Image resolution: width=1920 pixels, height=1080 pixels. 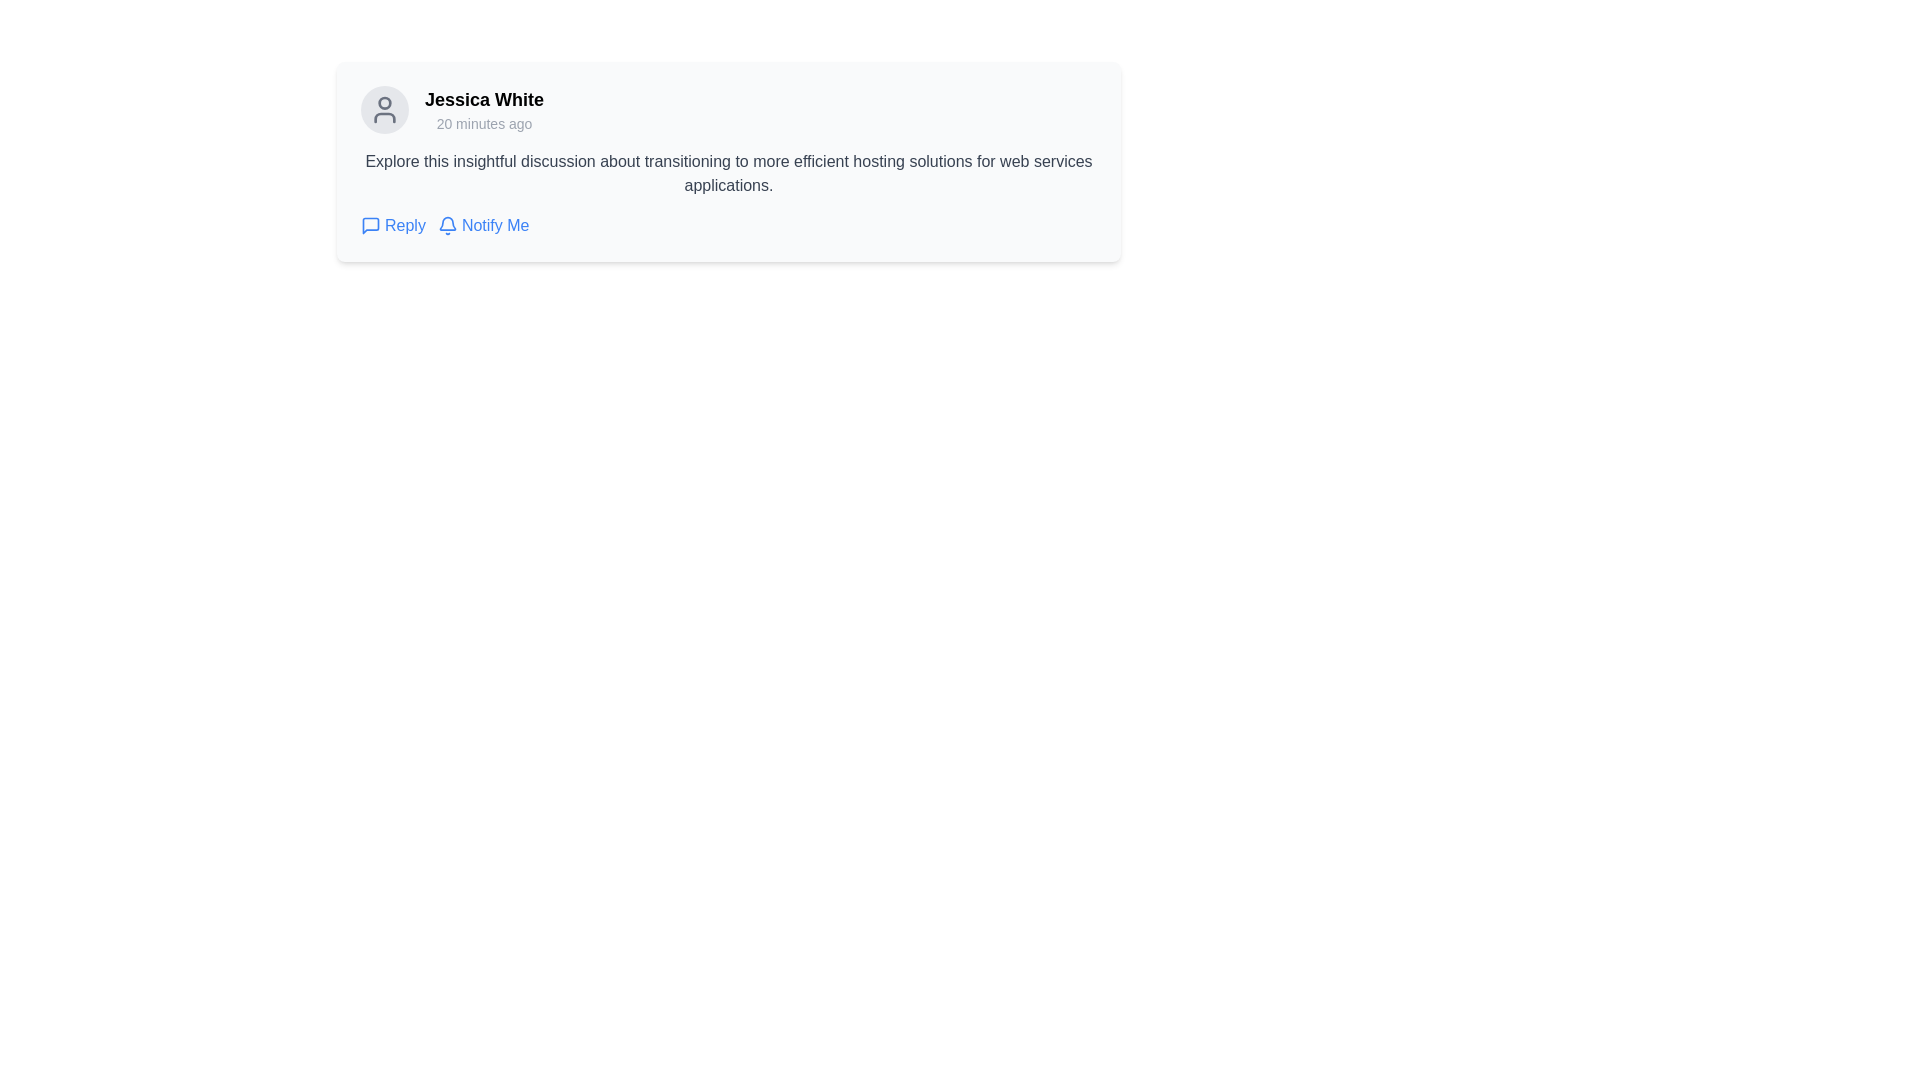 I want to click on the notification opt-in button located to the right of the 'Reply' button, which is the second clickable item in the horizontal group below a user comment, so click(x=483, y=225).